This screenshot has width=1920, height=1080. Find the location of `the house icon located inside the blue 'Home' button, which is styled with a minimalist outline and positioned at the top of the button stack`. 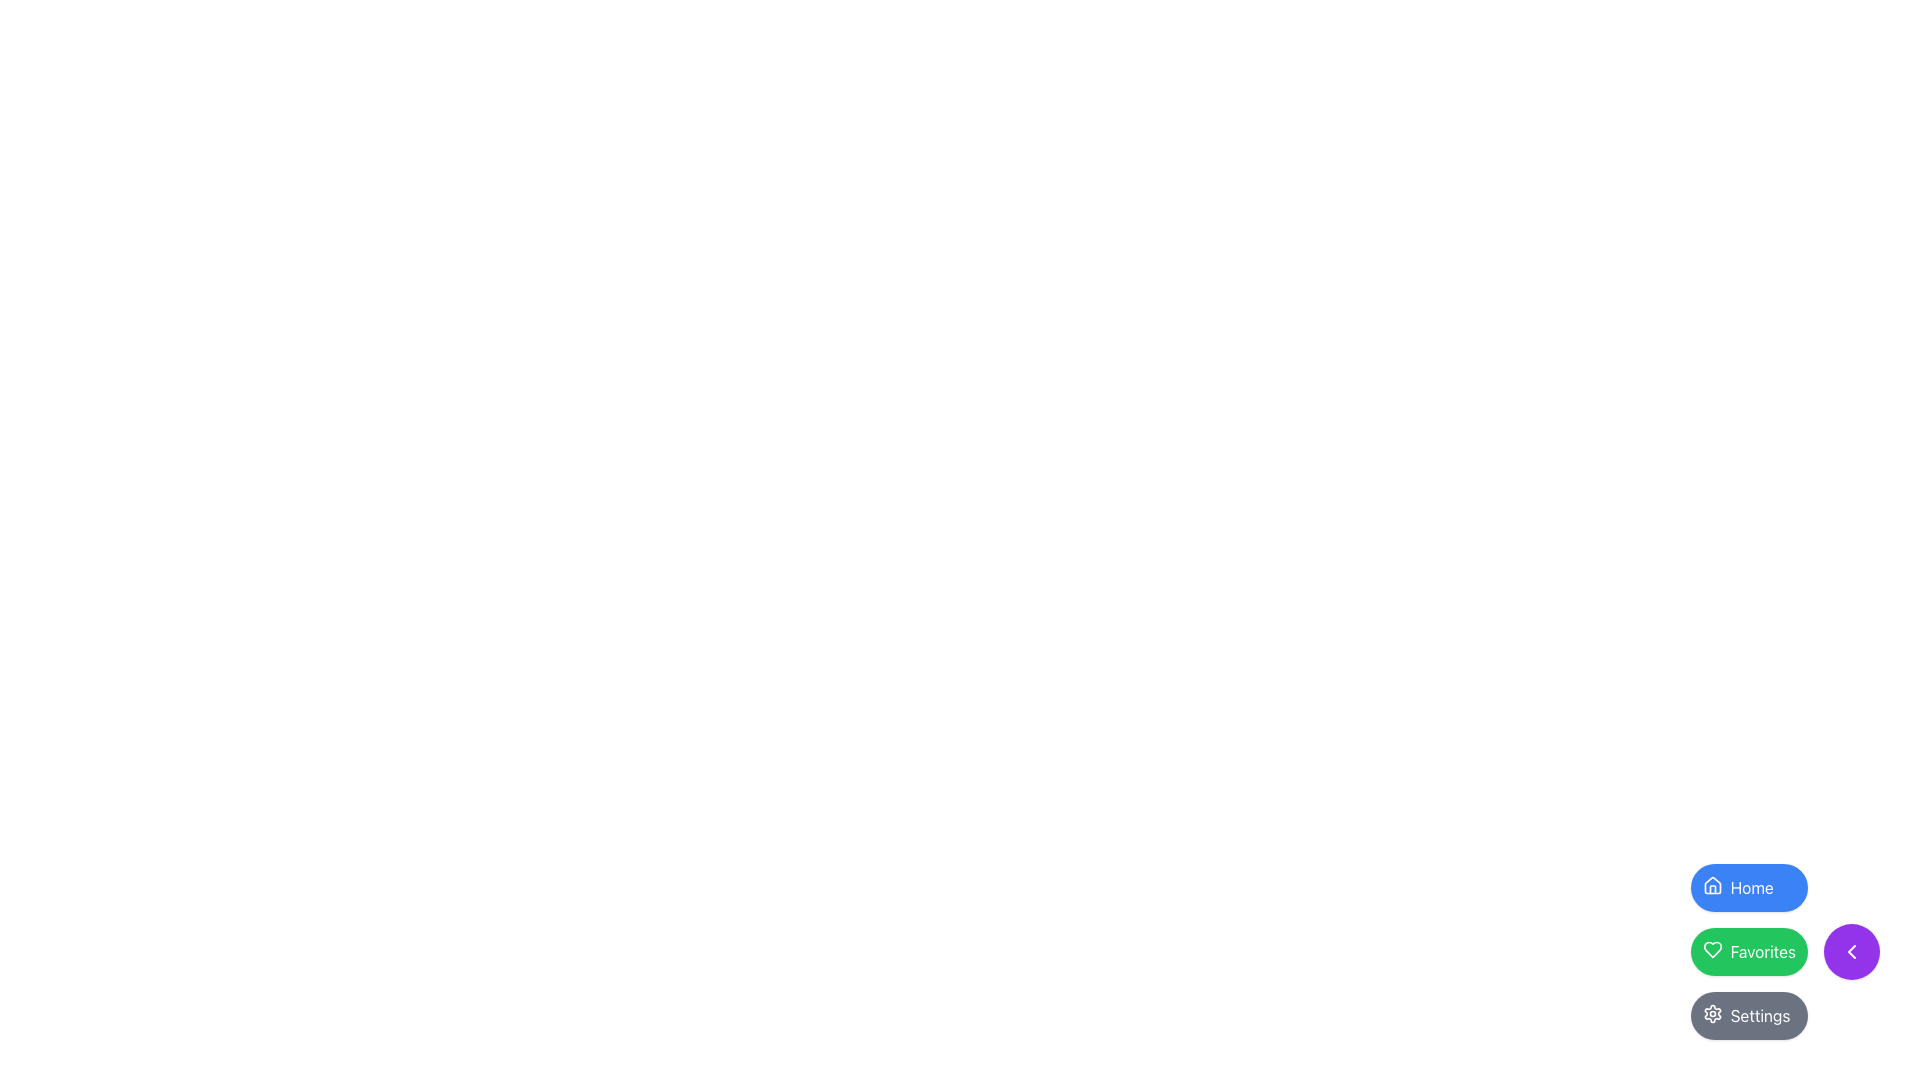

the house icon located inside the blue 'Home' button, which is styled with a minimalist outline and positioned at the top of the button stack is located at coordinates (1711, 885).